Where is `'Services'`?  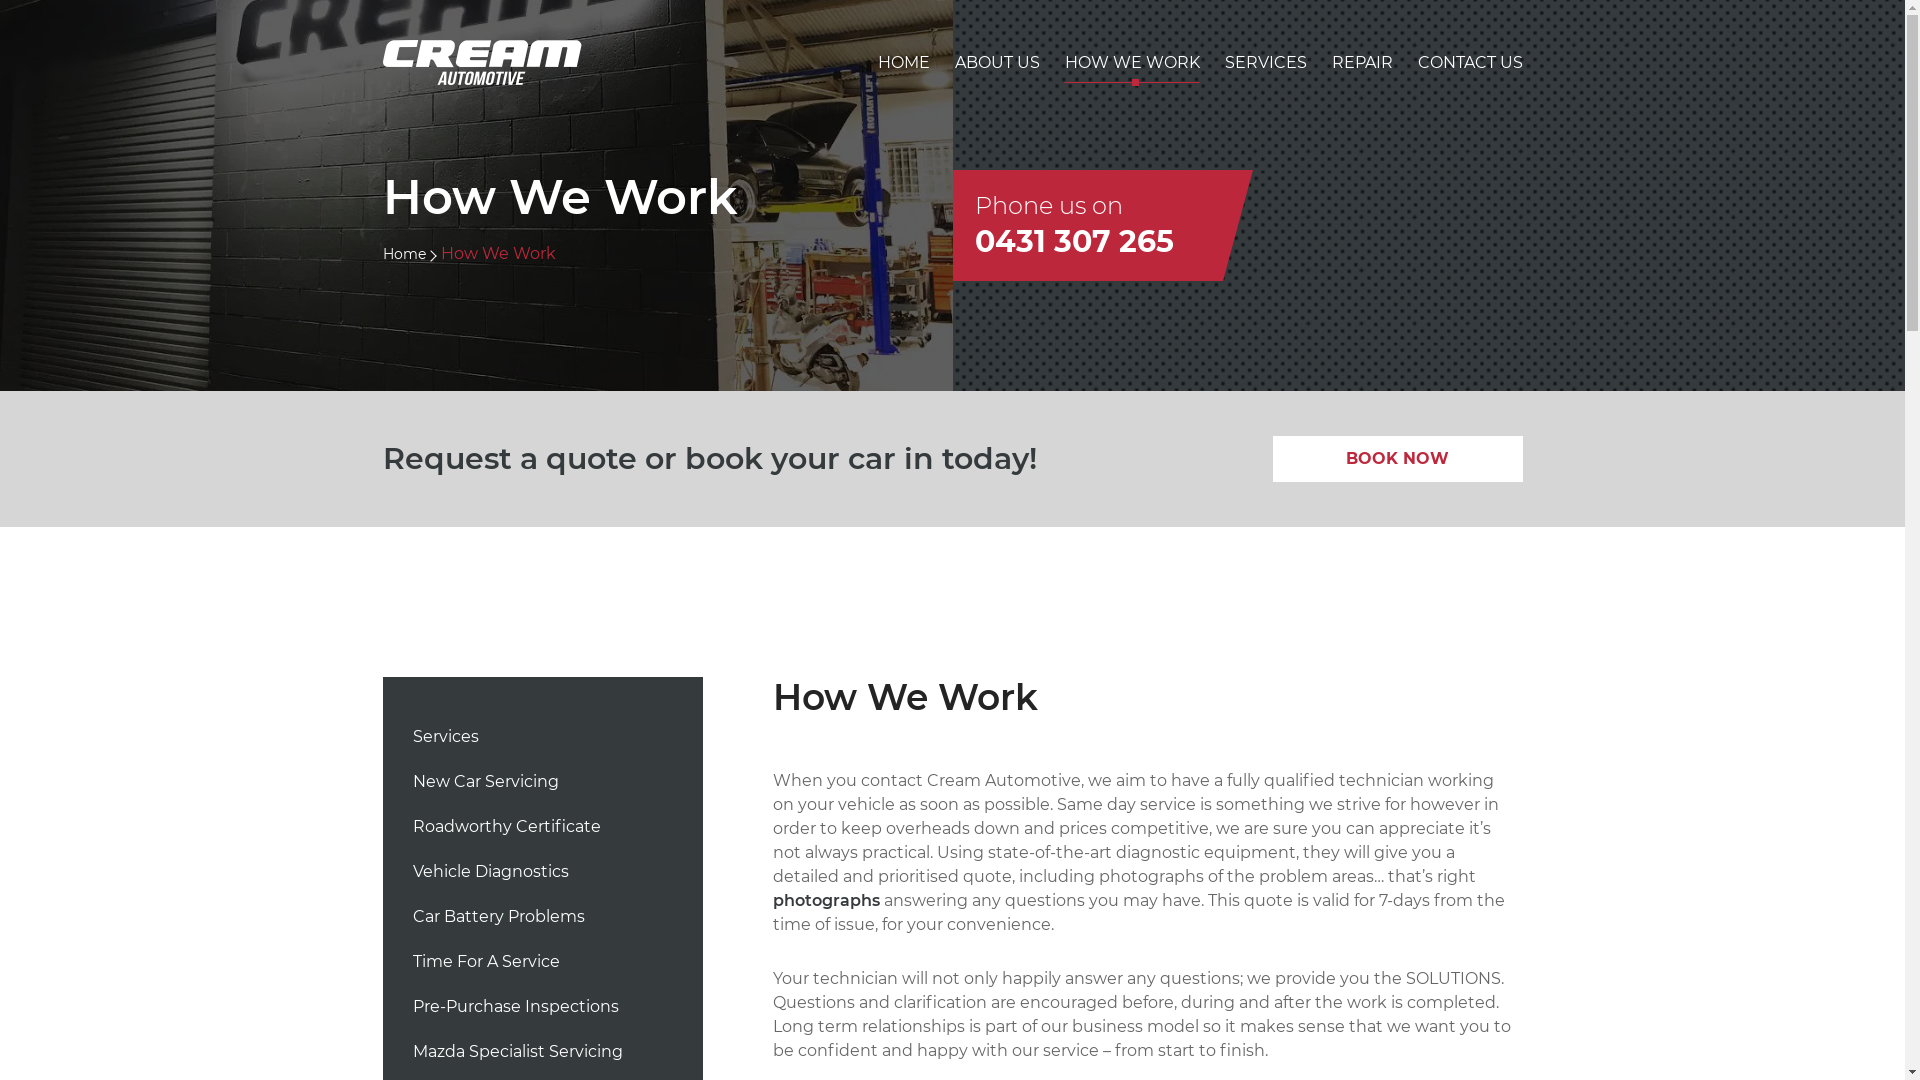
'Services' is located at coordinates (411, 744).